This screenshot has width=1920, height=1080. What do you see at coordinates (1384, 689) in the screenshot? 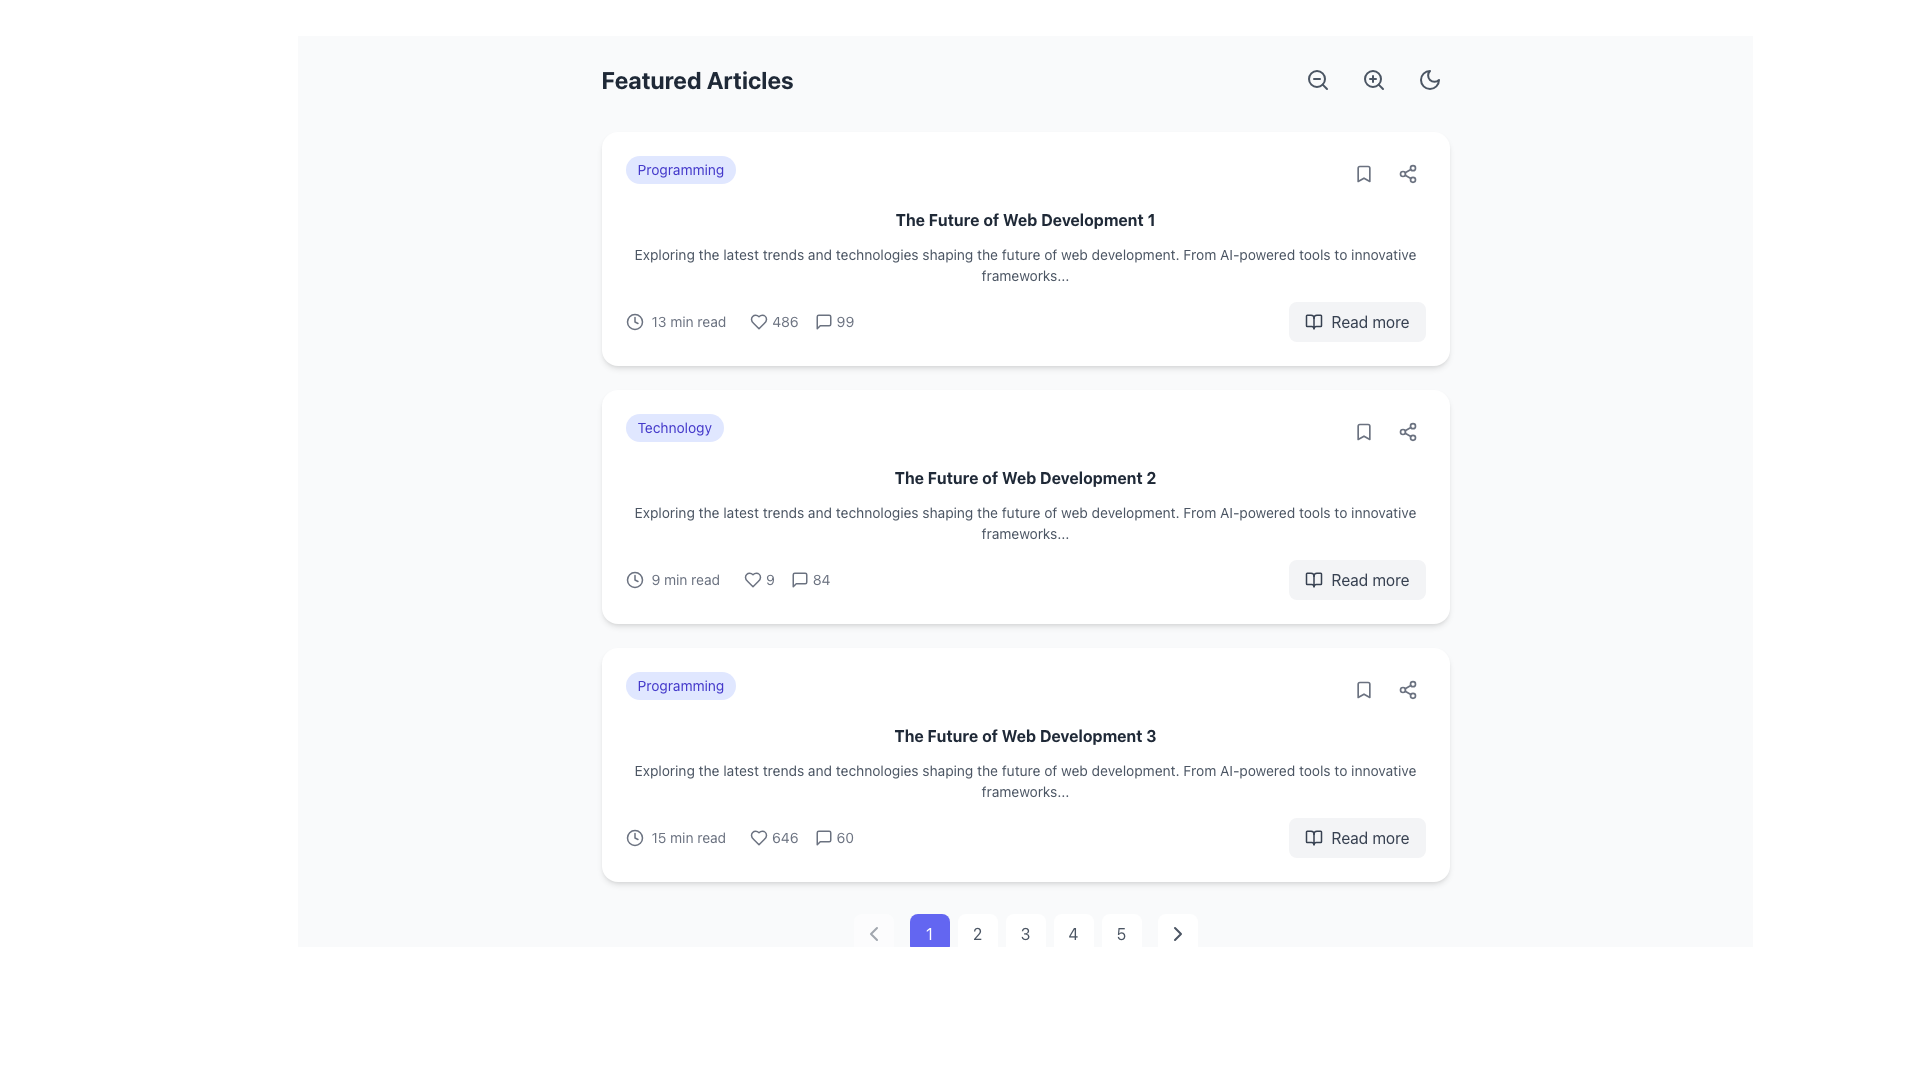
I see `the row of icons located at the top-right corner of the article card titled 'The Future of Web Development 3'` at bounding box center [1384, 689].